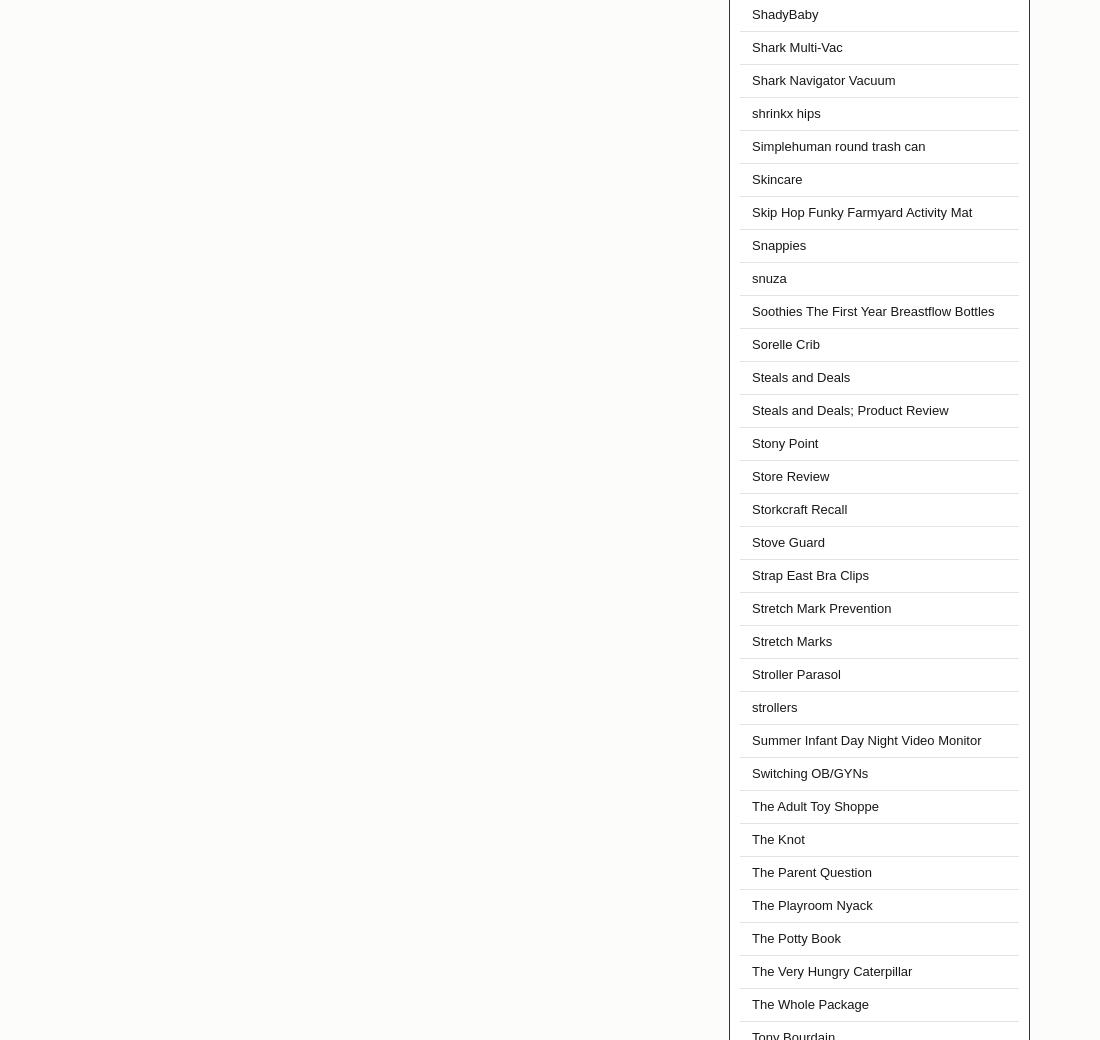  What do you see at coordinates (860, 212) in the screenshot?
I see `'Skip Hop Funky Farmyard Activity Mat'` at bounding box center [860, 212].